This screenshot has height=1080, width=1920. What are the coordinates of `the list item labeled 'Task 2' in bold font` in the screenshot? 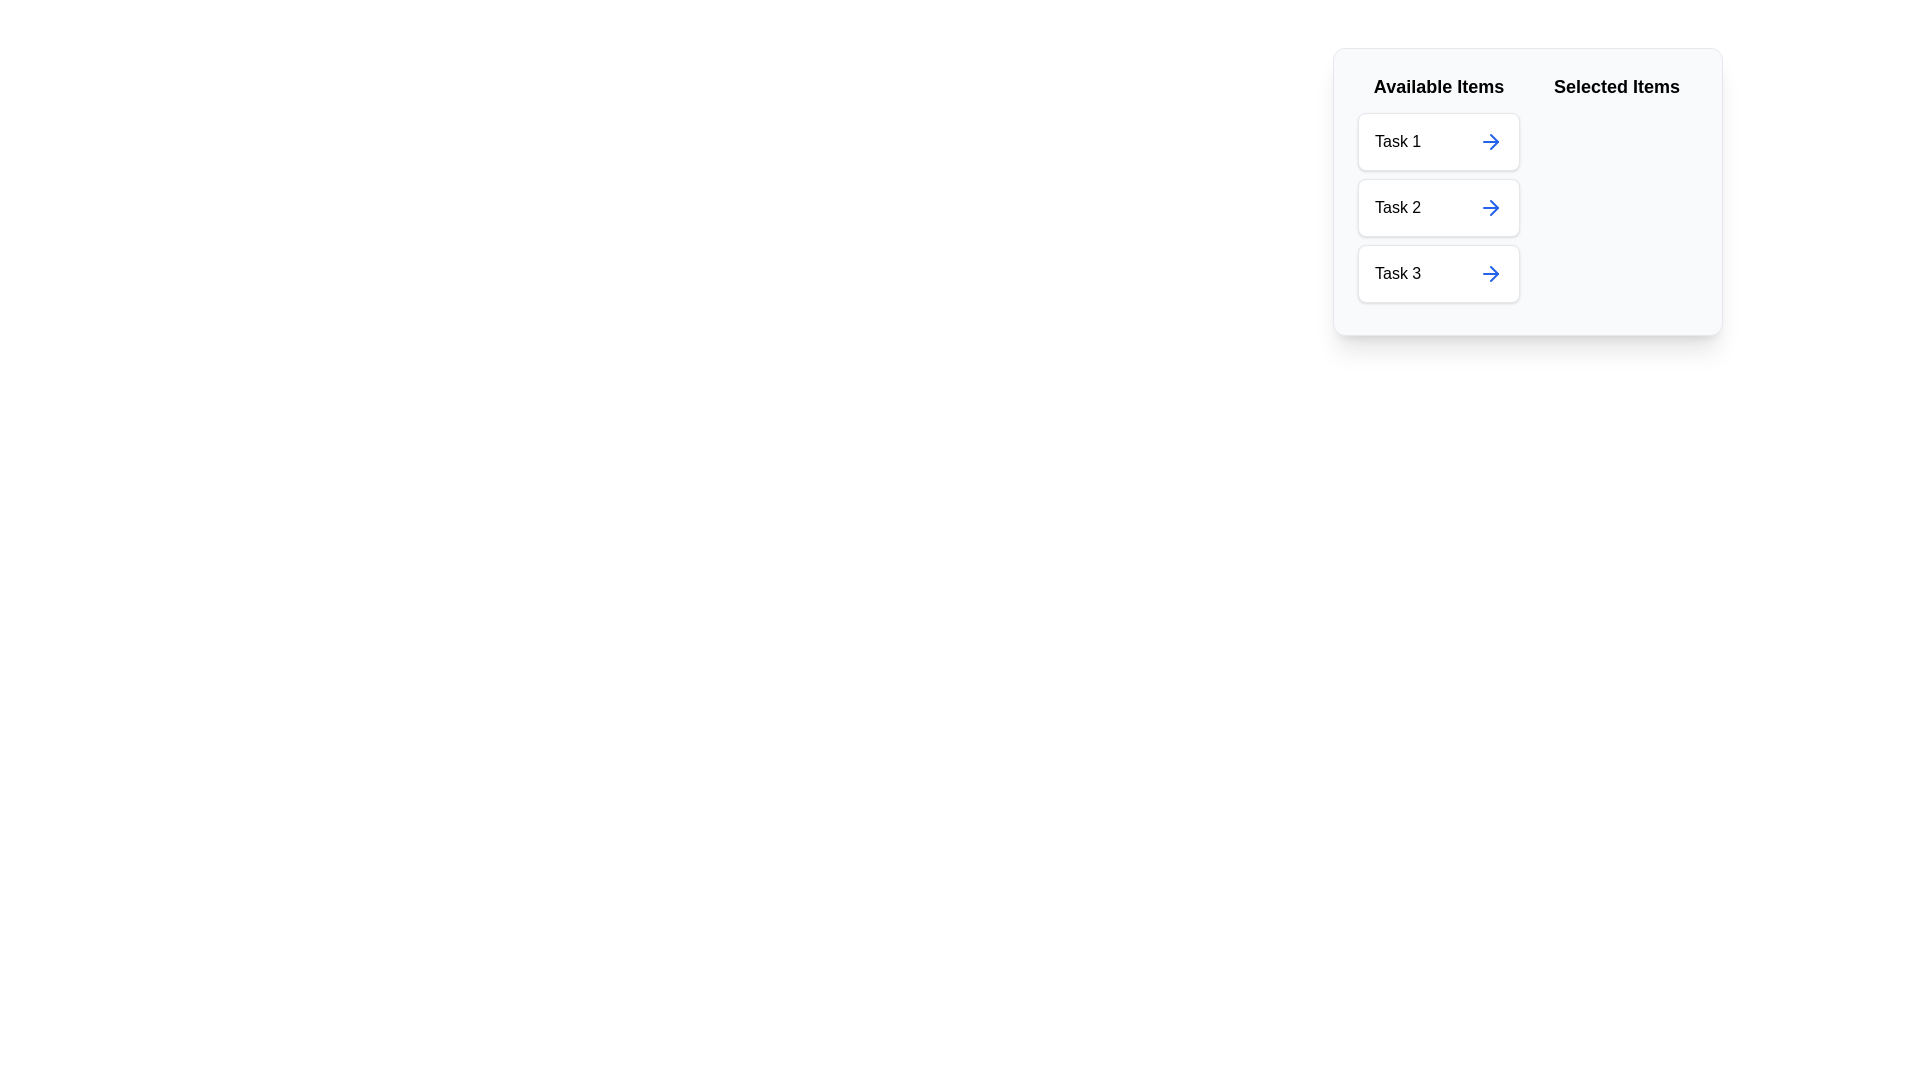 It's located at (1438, 192).